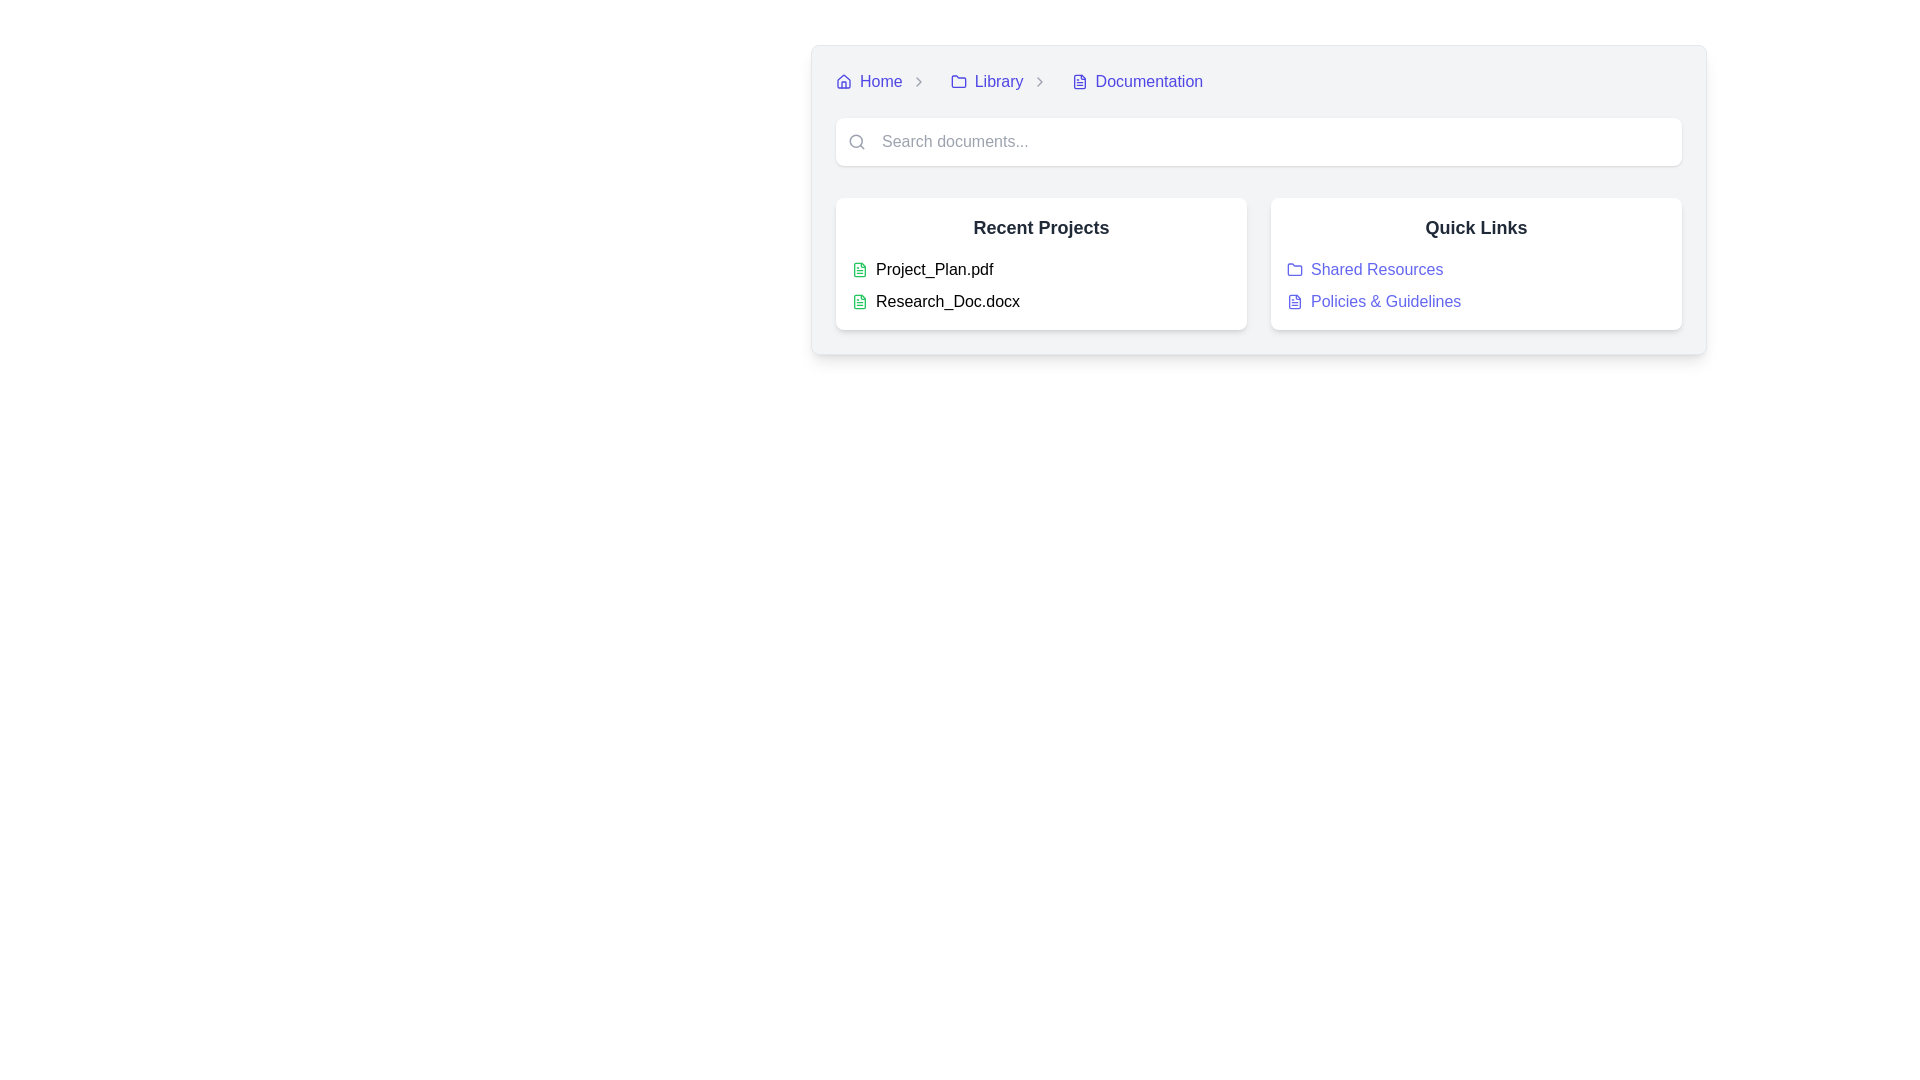 Image resolution: width=1920 pixels, height=1080 pixels. I want to click on the breadcrumb navigation link at the top-left corner of the central content area, so click(884, 80).